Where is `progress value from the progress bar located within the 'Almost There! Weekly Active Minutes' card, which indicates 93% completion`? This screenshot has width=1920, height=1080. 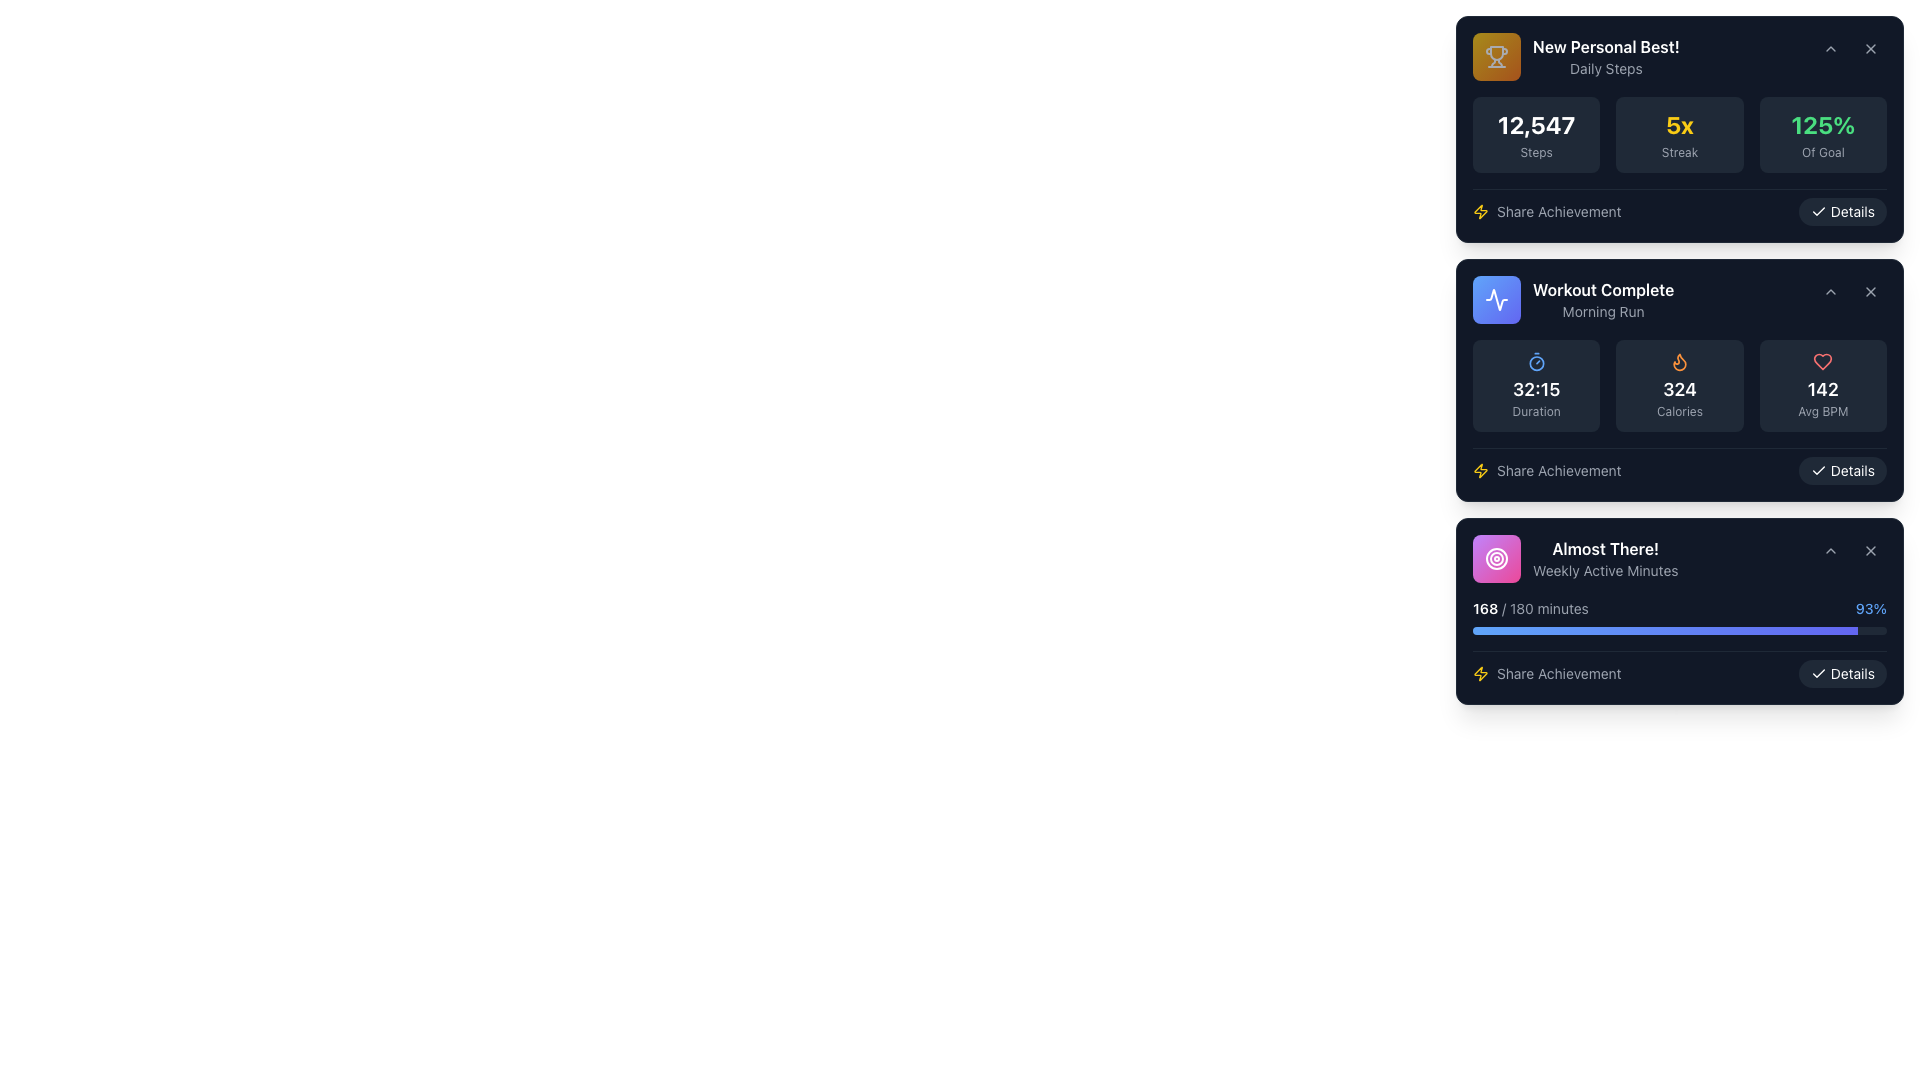 progress value from the progress bar located within the 'Almost There! Weekly Active Minutes' card, which indicates 93% completion is located at coordinates (1680, 643).